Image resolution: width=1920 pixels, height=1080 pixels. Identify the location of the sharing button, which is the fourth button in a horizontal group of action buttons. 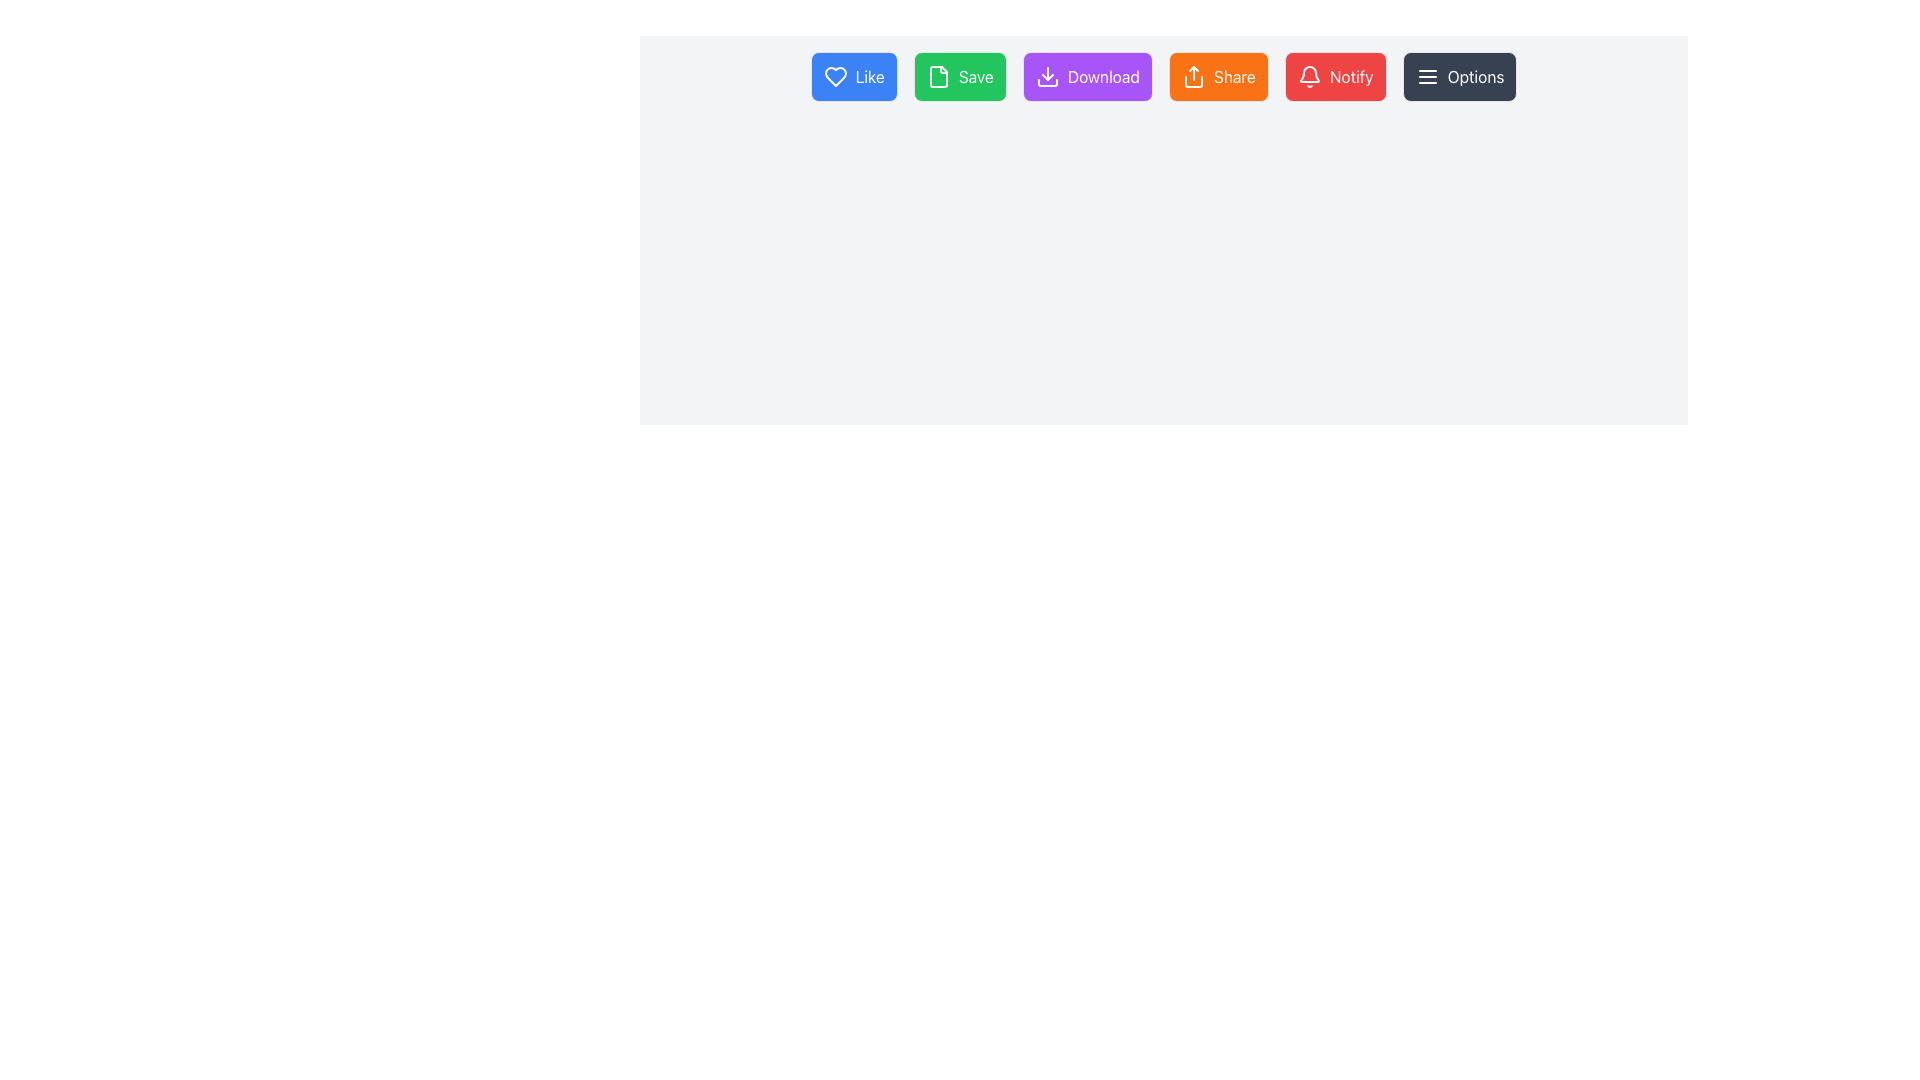
(1217, 76).